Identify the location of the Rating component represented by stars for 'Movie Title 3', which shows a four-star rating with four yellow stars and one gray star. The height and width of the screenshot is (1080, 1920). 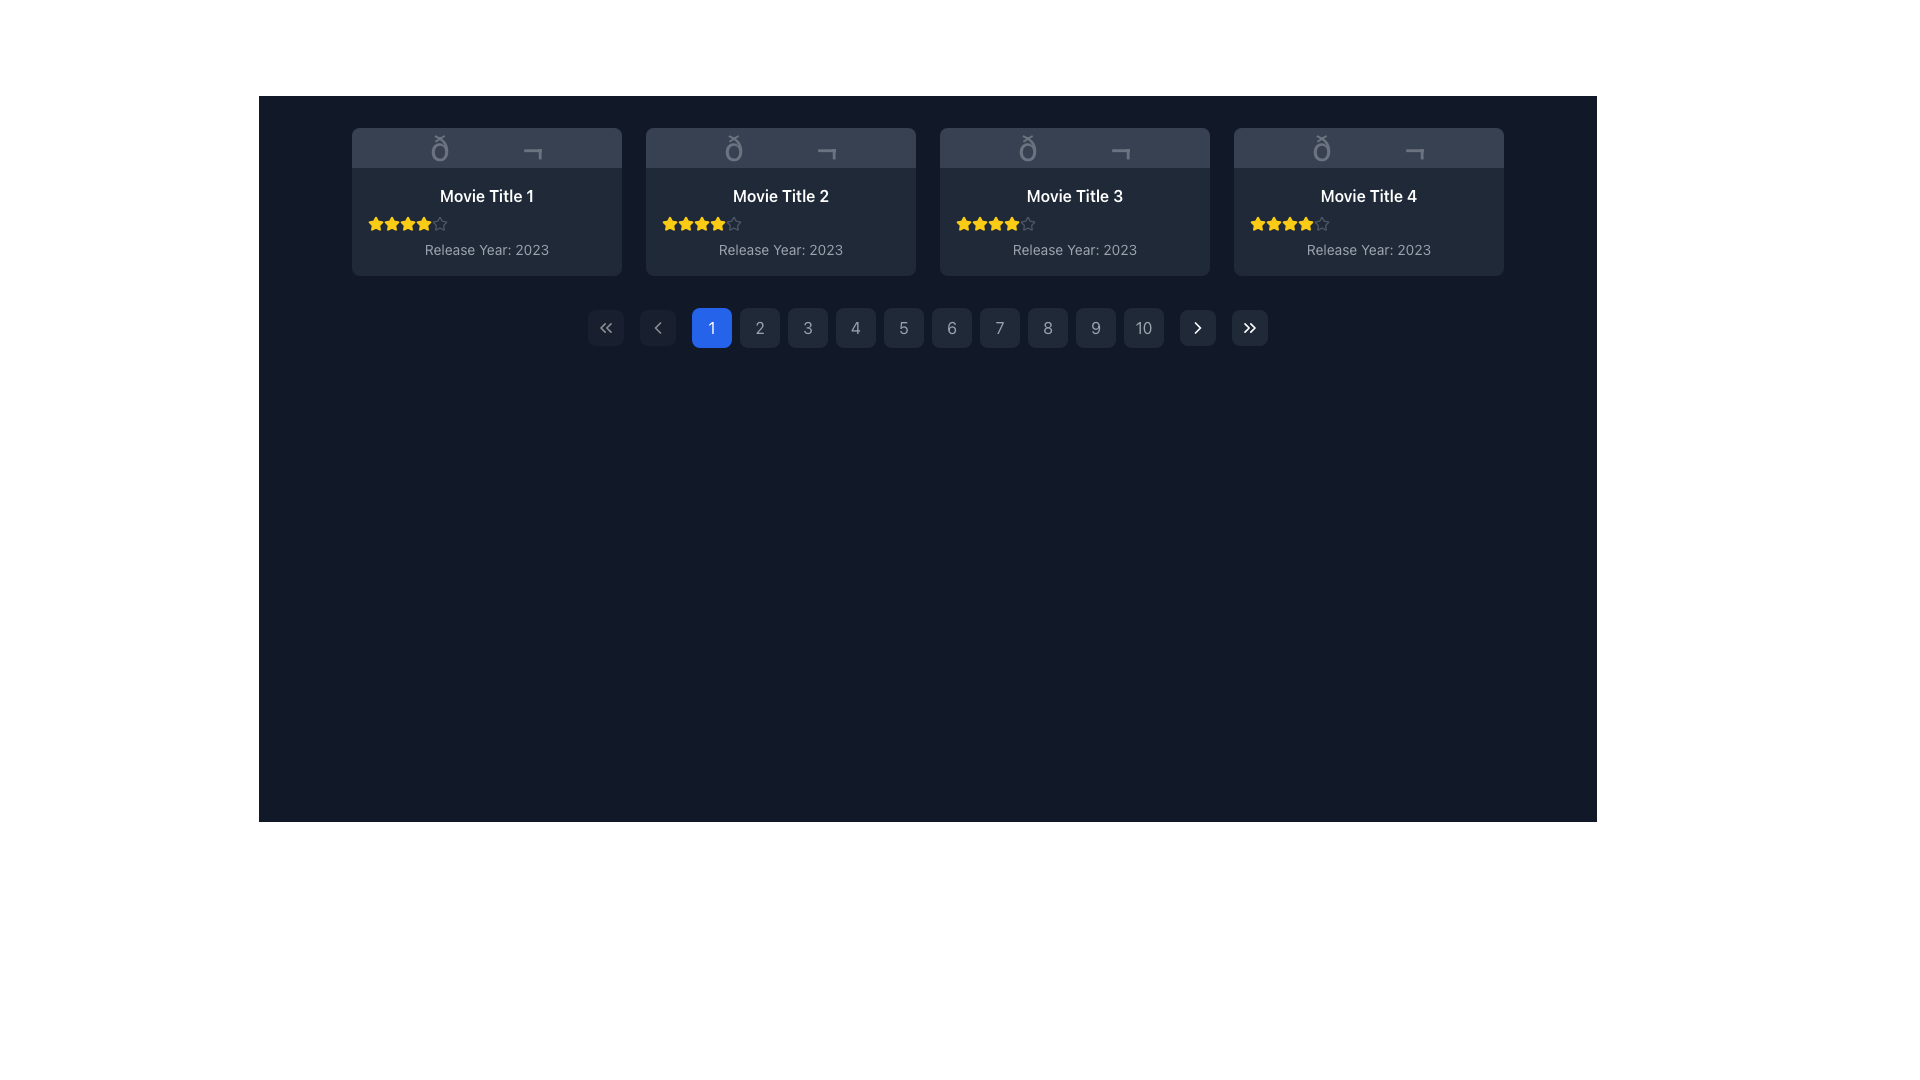
(1074, 223).